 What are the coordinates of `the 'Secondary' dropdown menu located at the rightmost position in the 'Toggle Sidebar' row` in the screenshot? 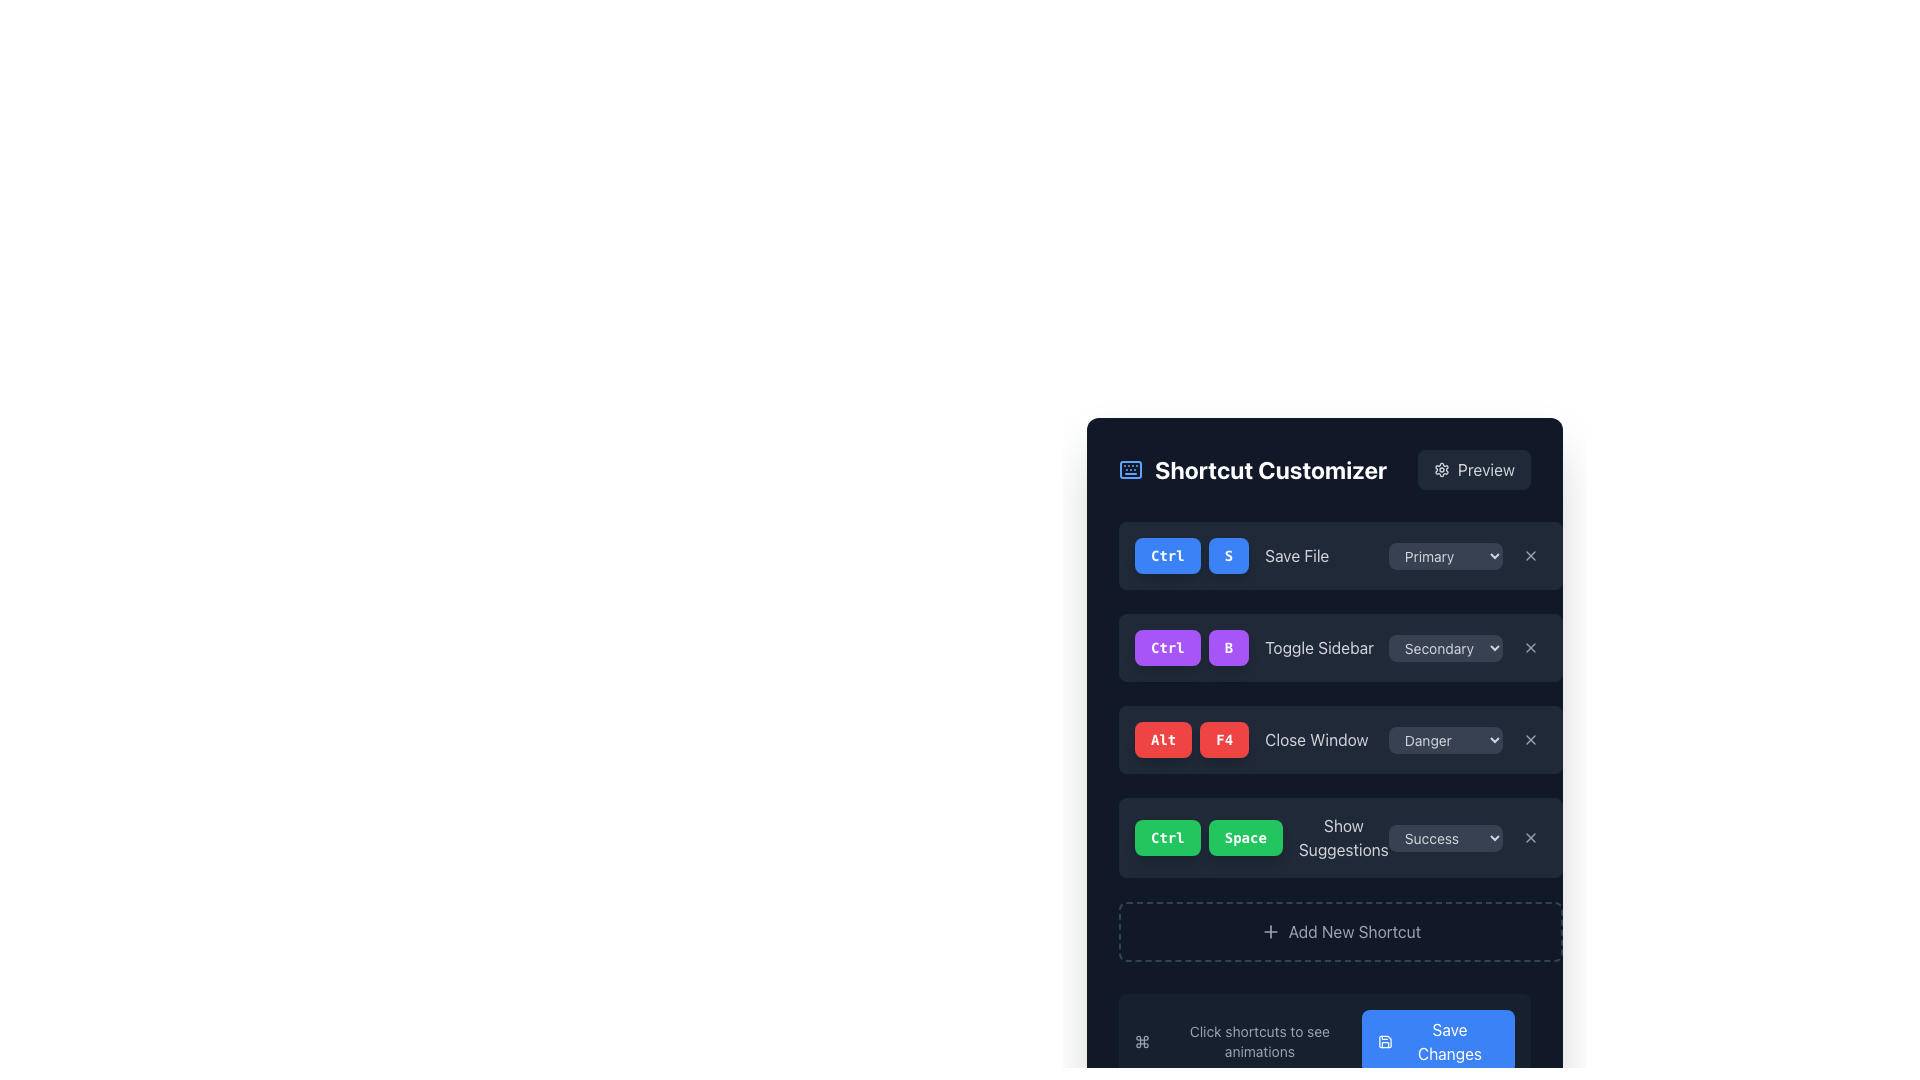 It's located at (1467, 648).